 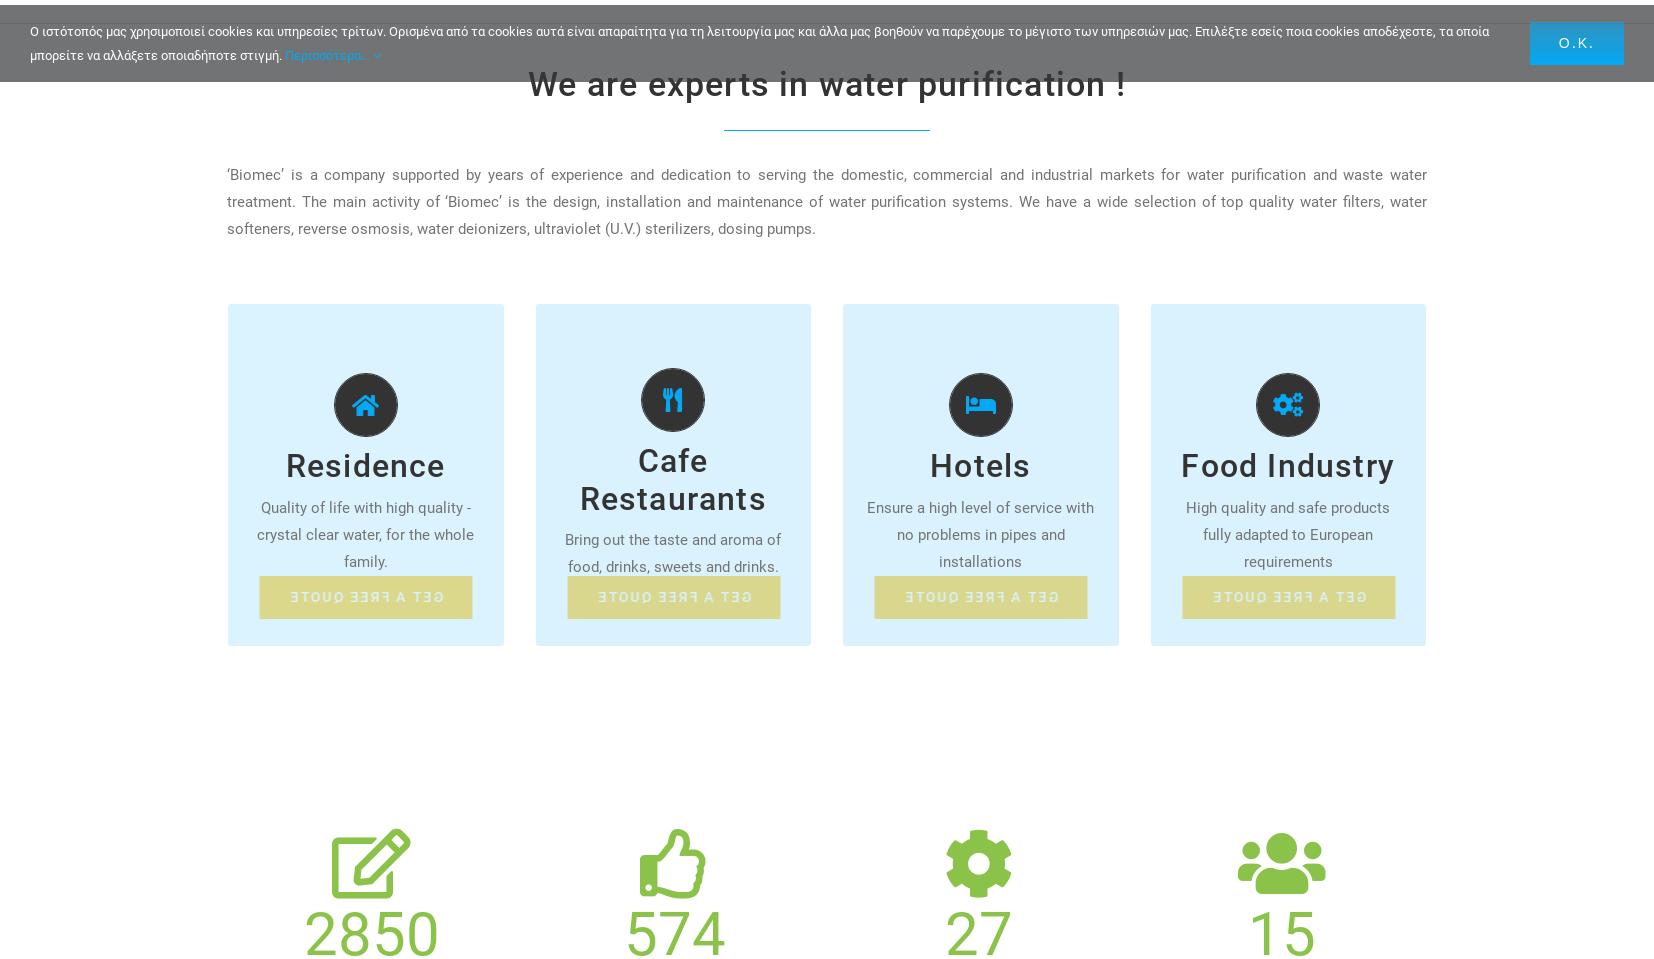 What do you see at coordinates (168, 45) in the screenshot?
I see `'Πνευματικά δικαιώματα © 2023 Biomec'` at bounding box center [168, 45].